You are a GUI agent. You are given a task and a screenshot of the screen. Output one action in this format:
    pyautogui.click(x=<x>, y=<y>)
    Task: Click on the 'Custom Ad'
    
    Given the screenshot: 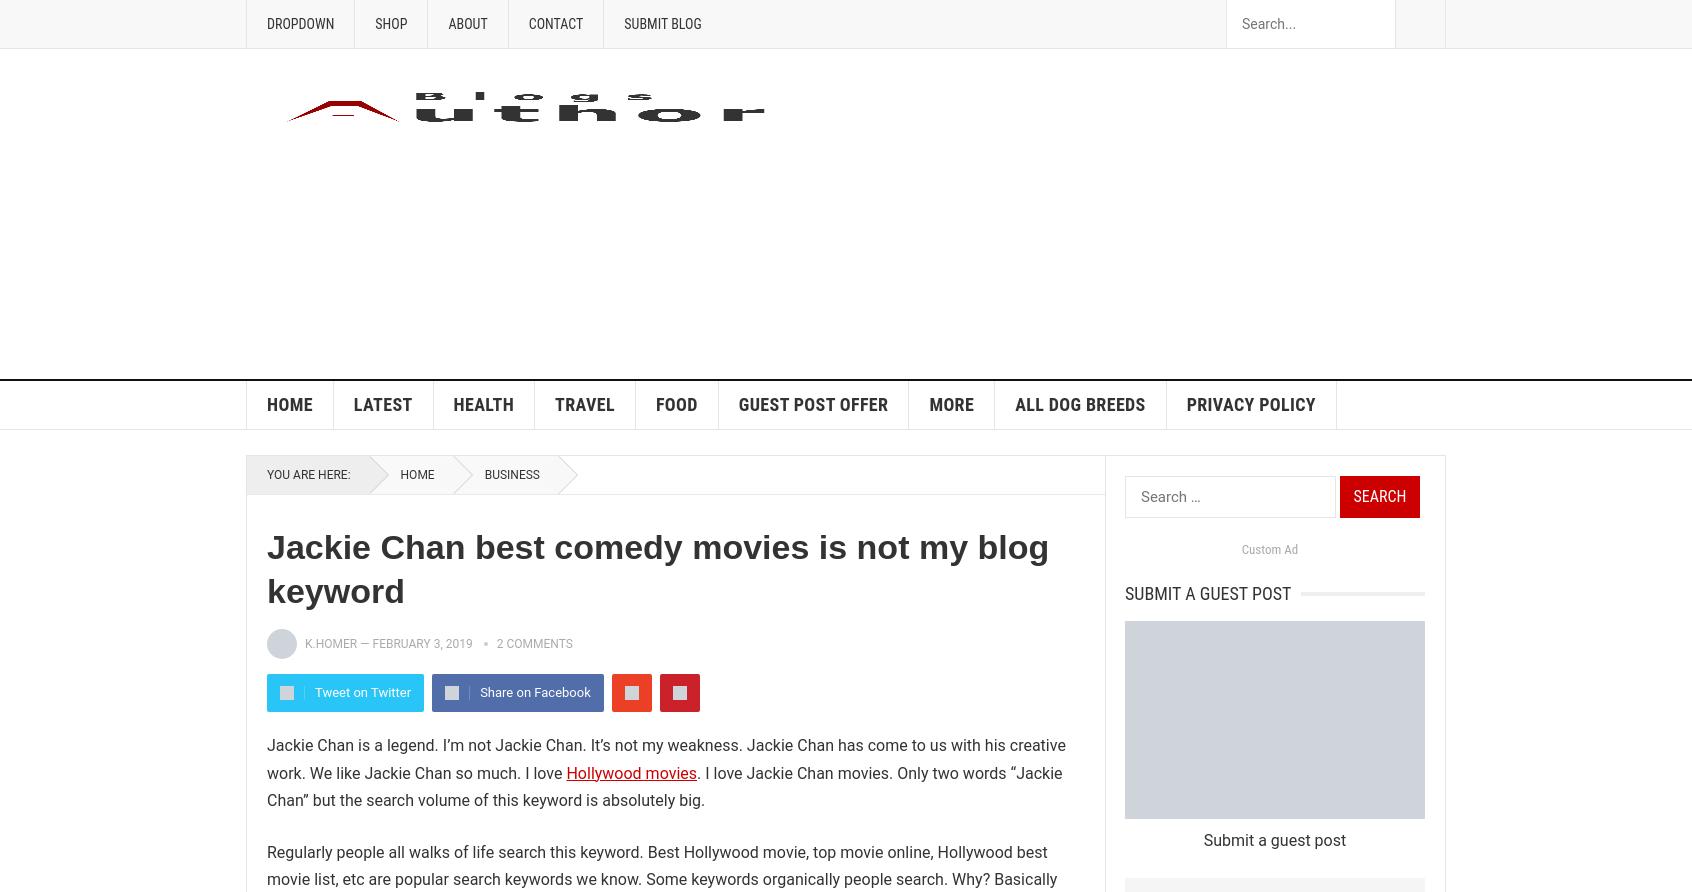 What is the action you would take?
    pyautogui.click(x=1269, y=549)
    